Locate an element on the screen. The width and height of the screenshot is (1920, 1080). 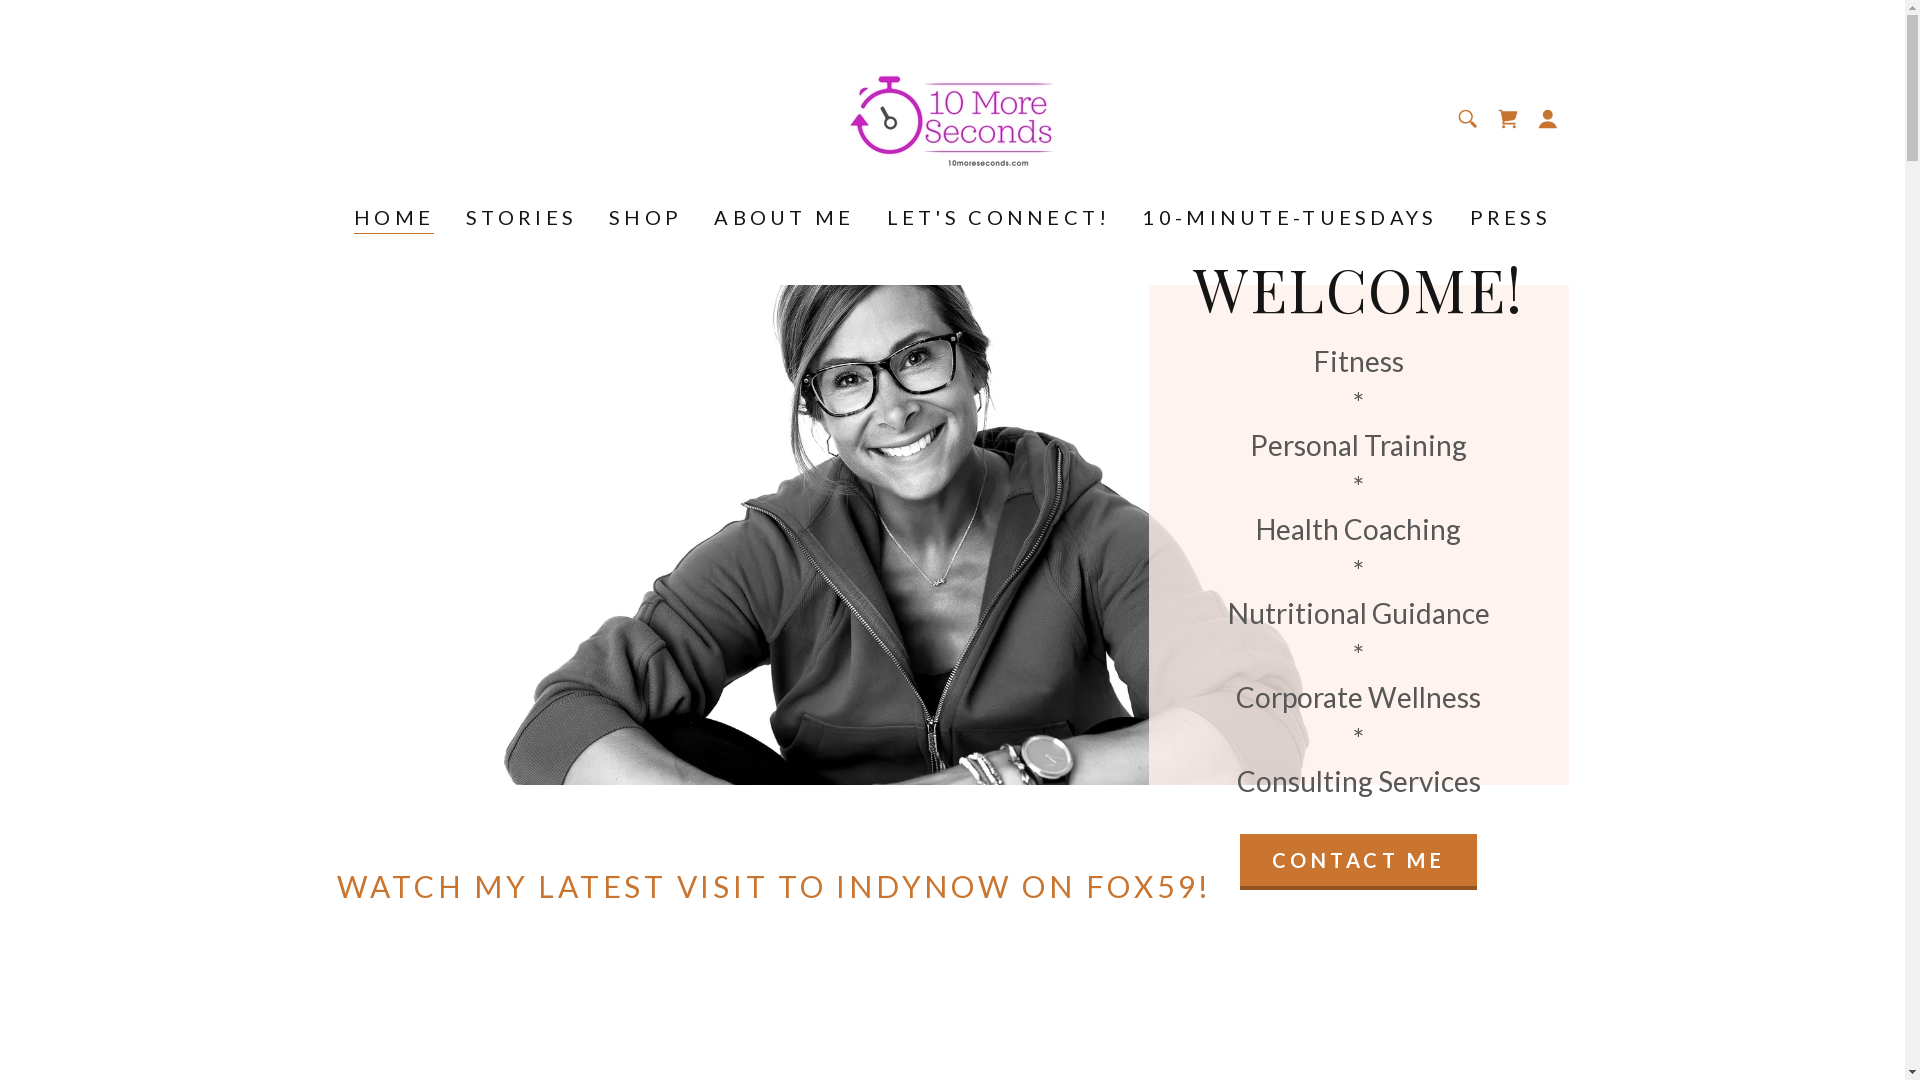
'STORIES' is located at coordinates (459, 216).